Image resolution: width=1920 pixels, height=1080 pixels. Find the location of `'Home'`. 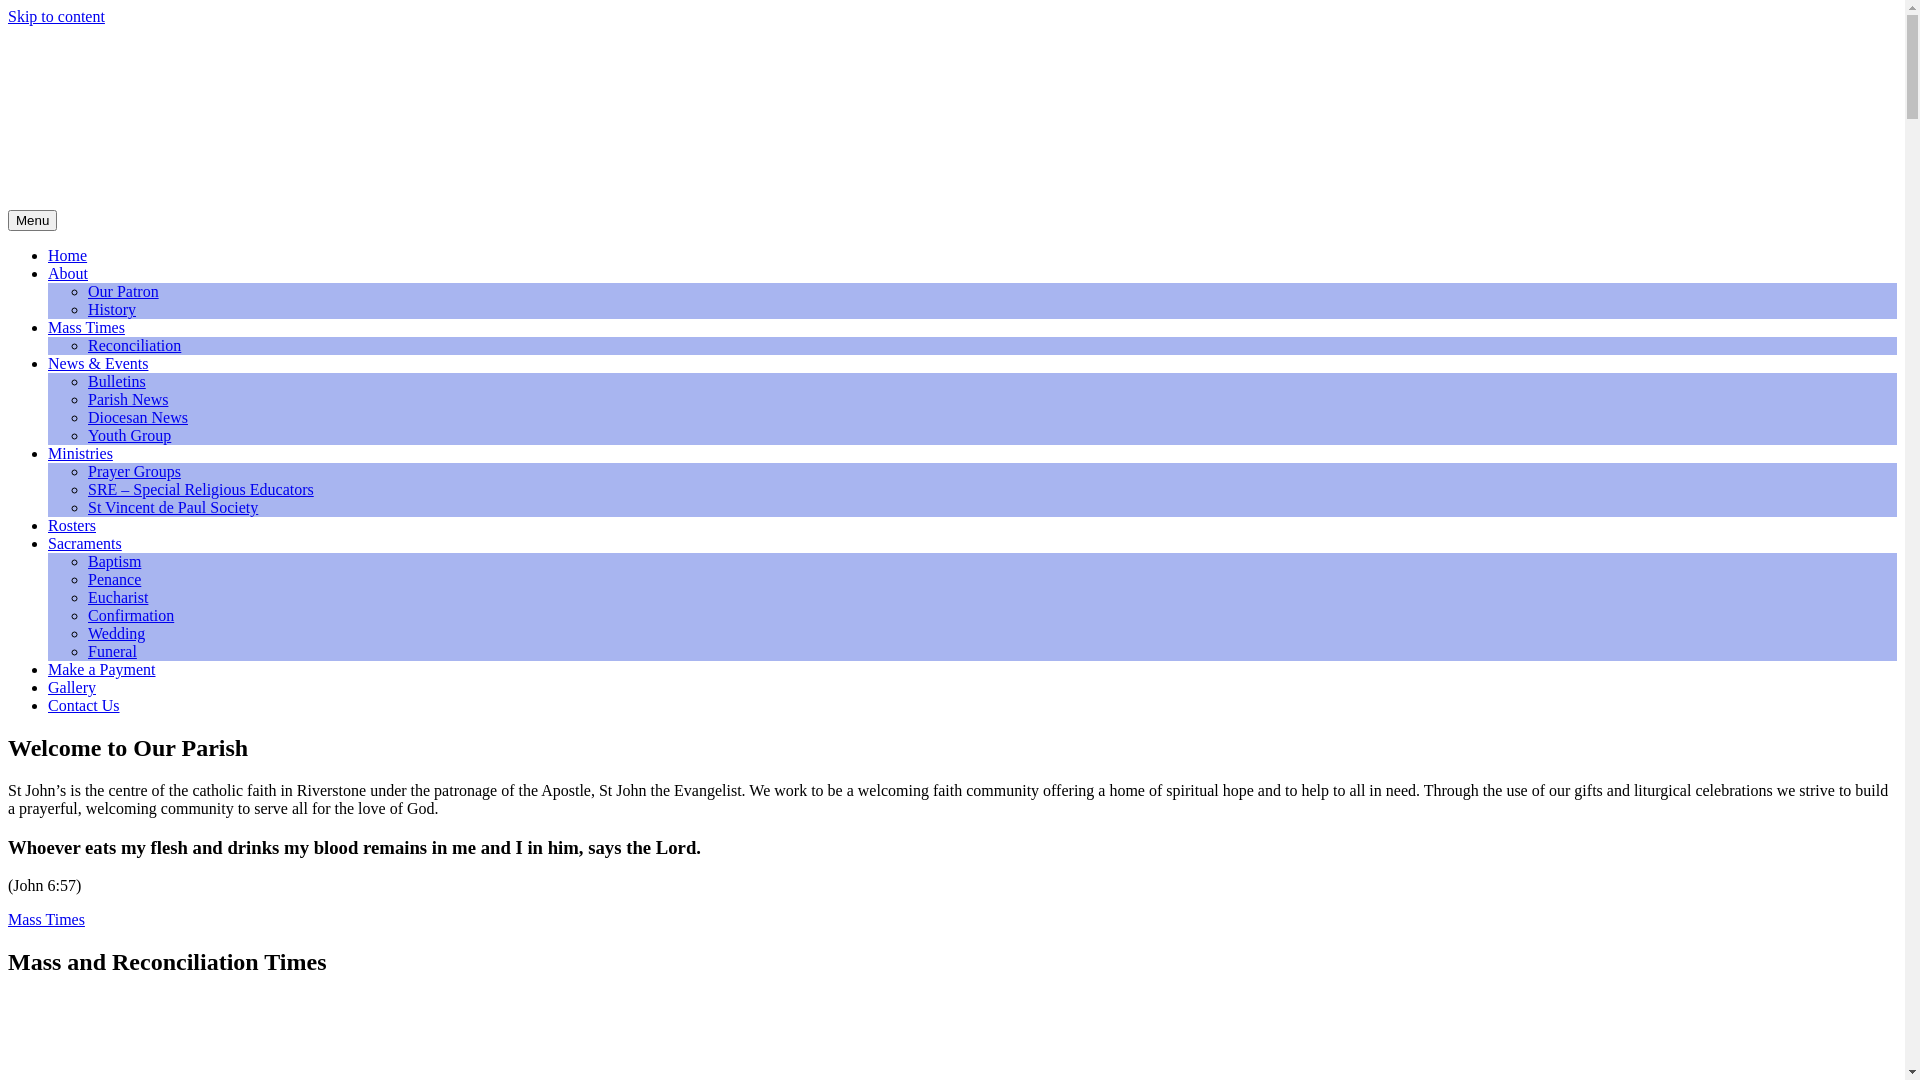

'Home' is located at coordinates (67, 254).